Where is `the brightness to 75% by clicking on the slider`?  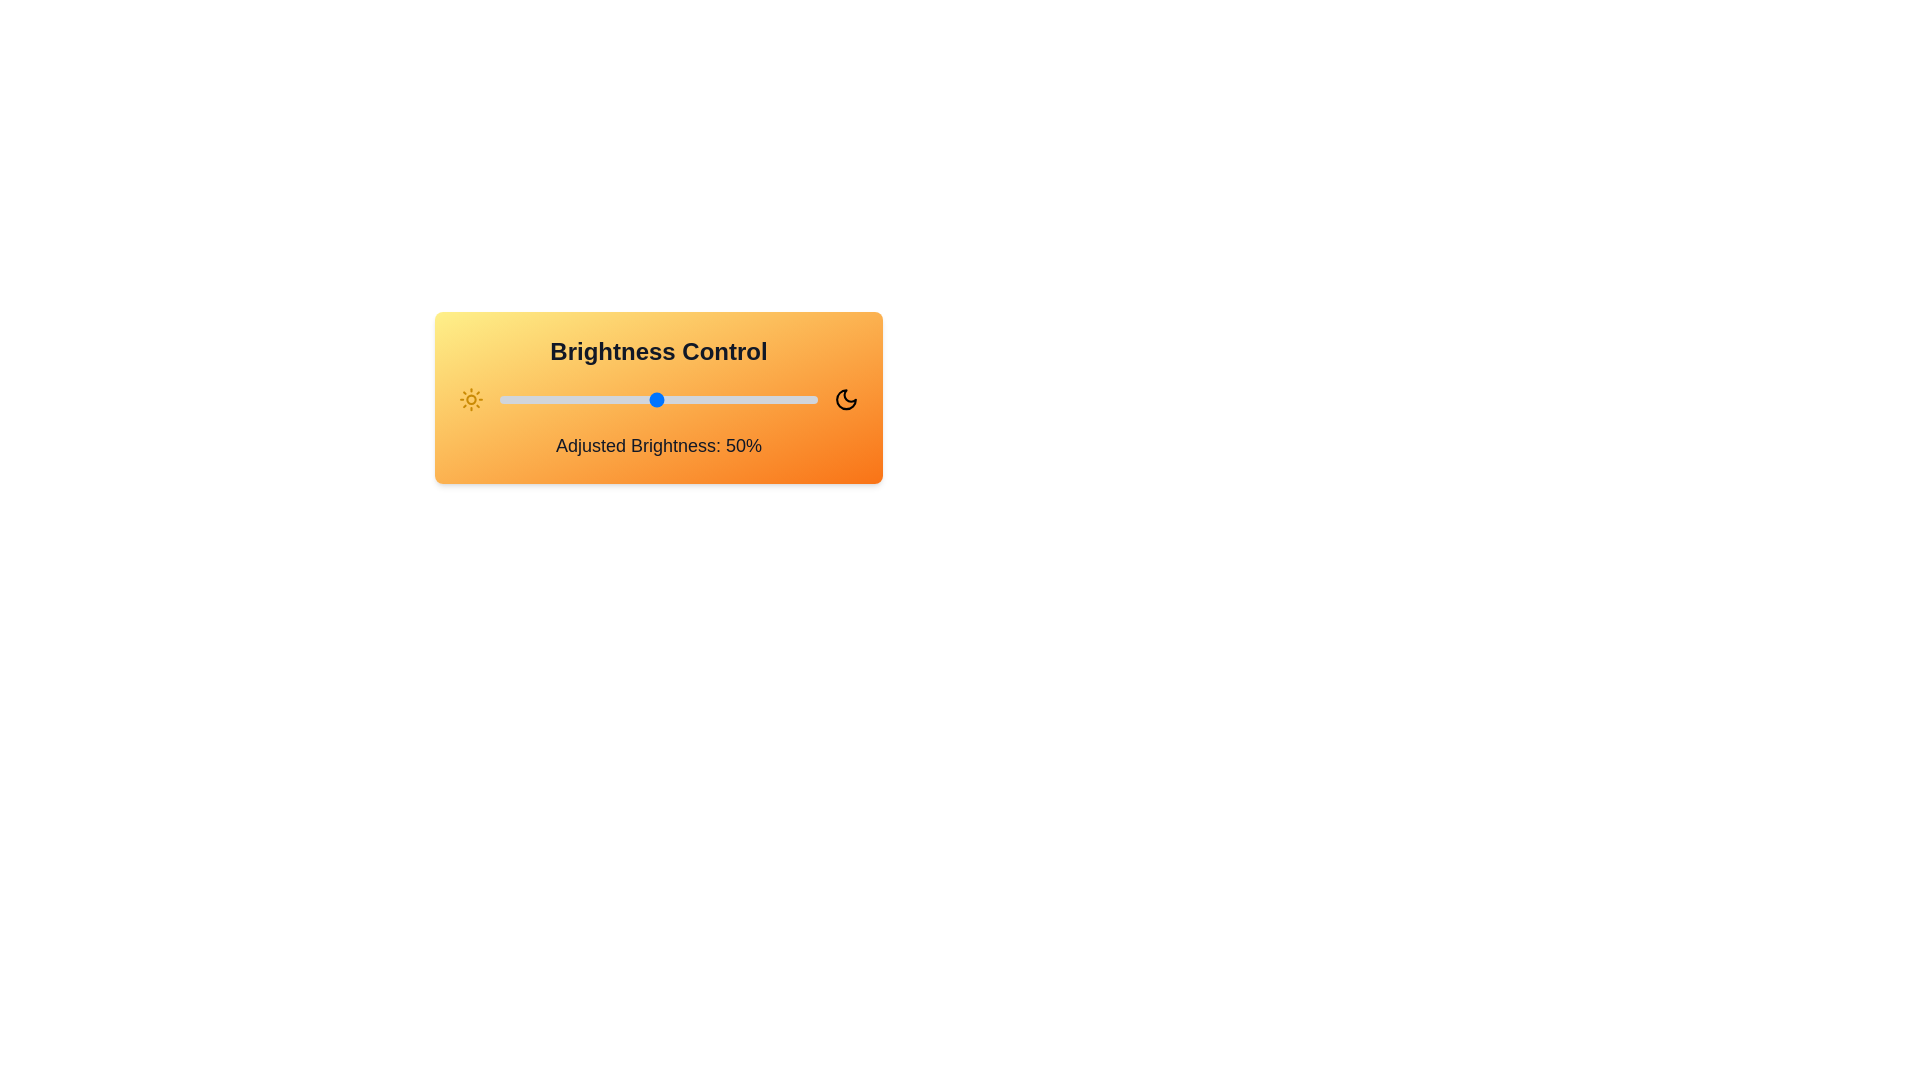
the brightness to 75% by clicking on the slider is located at coordinates (736, 400).